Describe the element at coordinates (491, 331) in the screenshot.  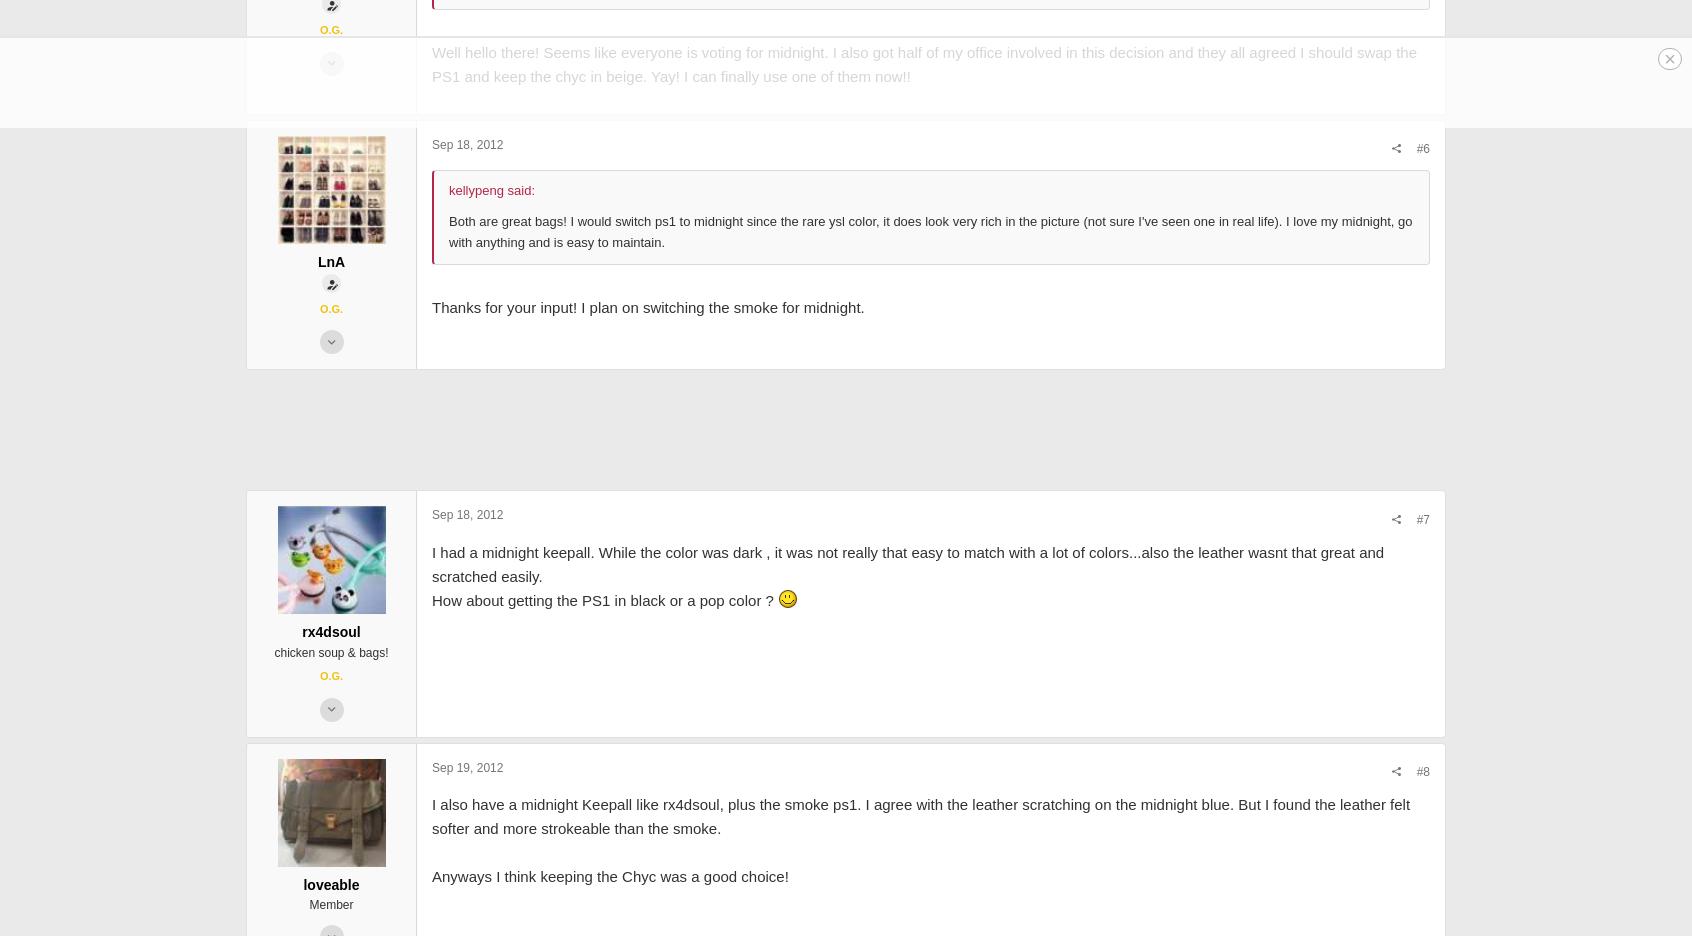
I see `'kellypeng said:'` at that location.